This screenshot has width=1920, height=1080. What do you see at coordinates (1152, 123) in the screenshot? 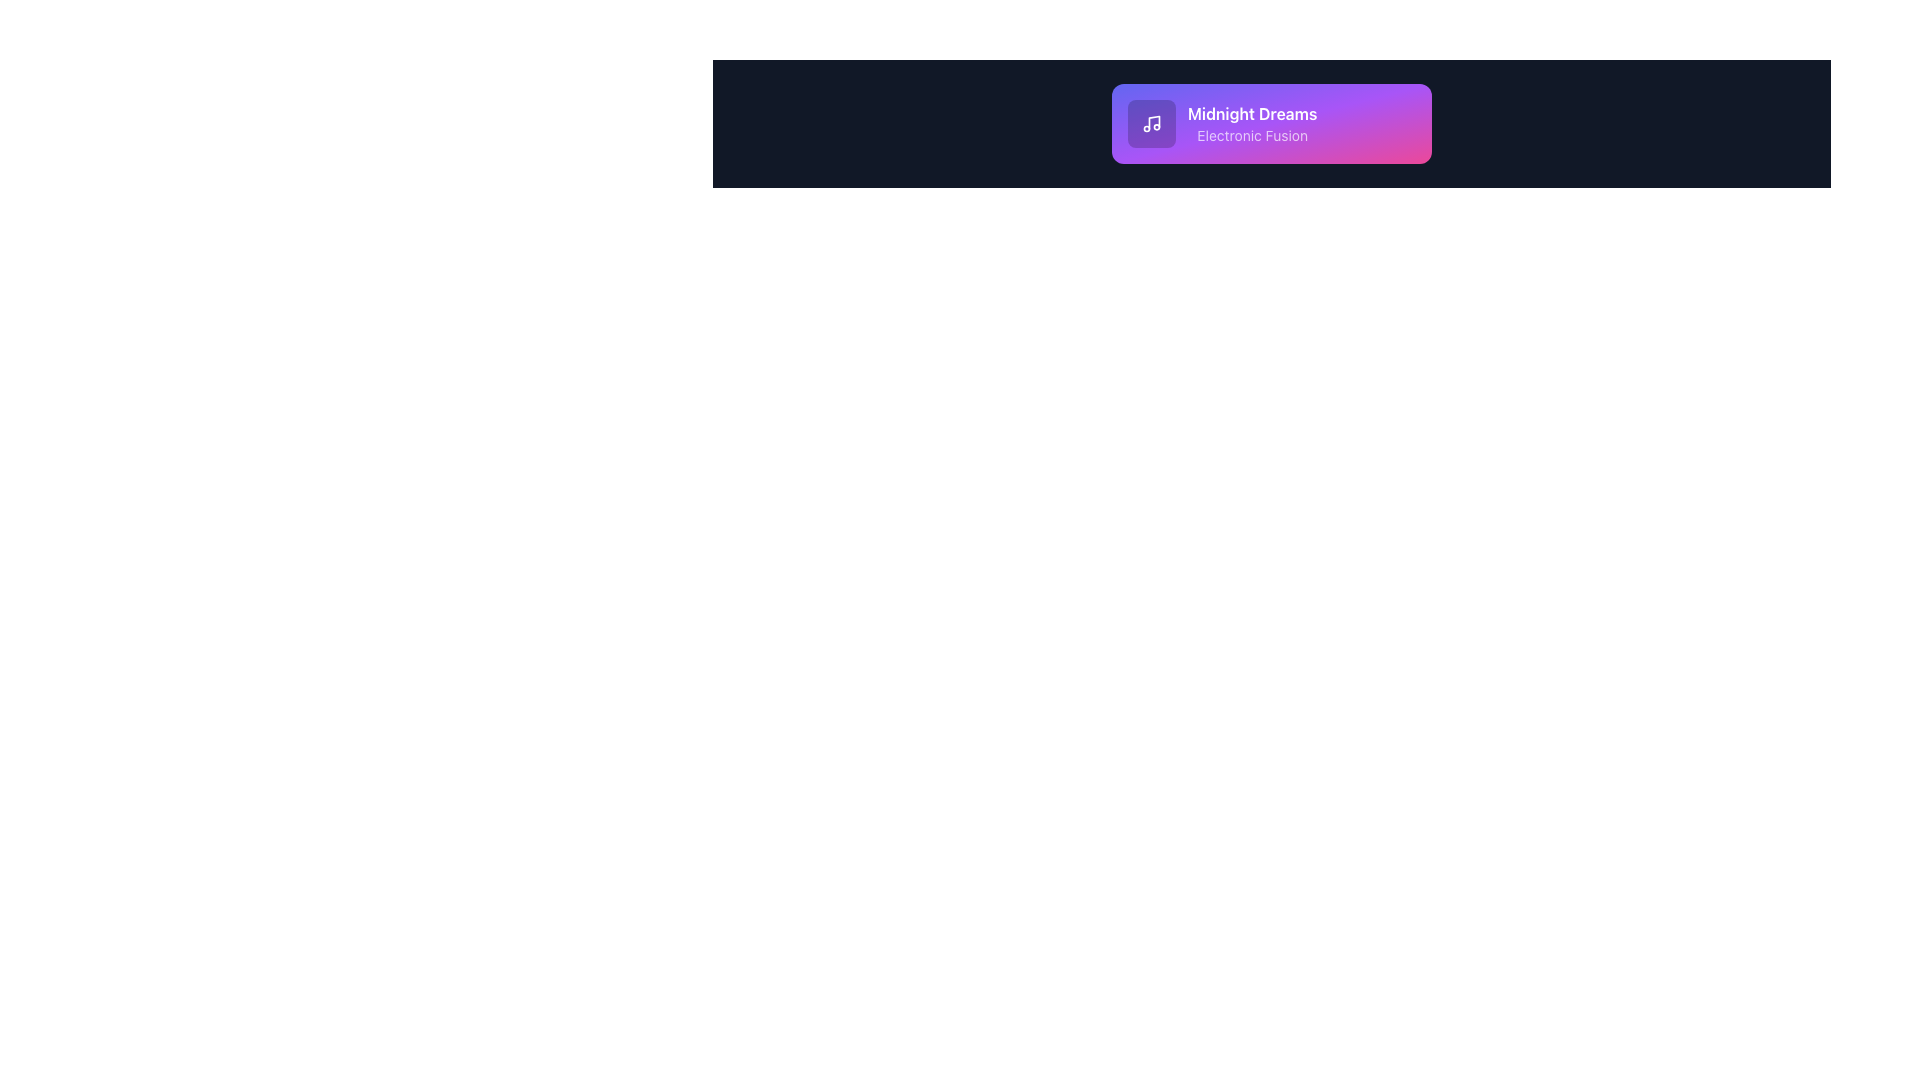
I see `the music-related icon located before the text 'Midnight Dreams' in the header group` at bounding box center [1152, 123].